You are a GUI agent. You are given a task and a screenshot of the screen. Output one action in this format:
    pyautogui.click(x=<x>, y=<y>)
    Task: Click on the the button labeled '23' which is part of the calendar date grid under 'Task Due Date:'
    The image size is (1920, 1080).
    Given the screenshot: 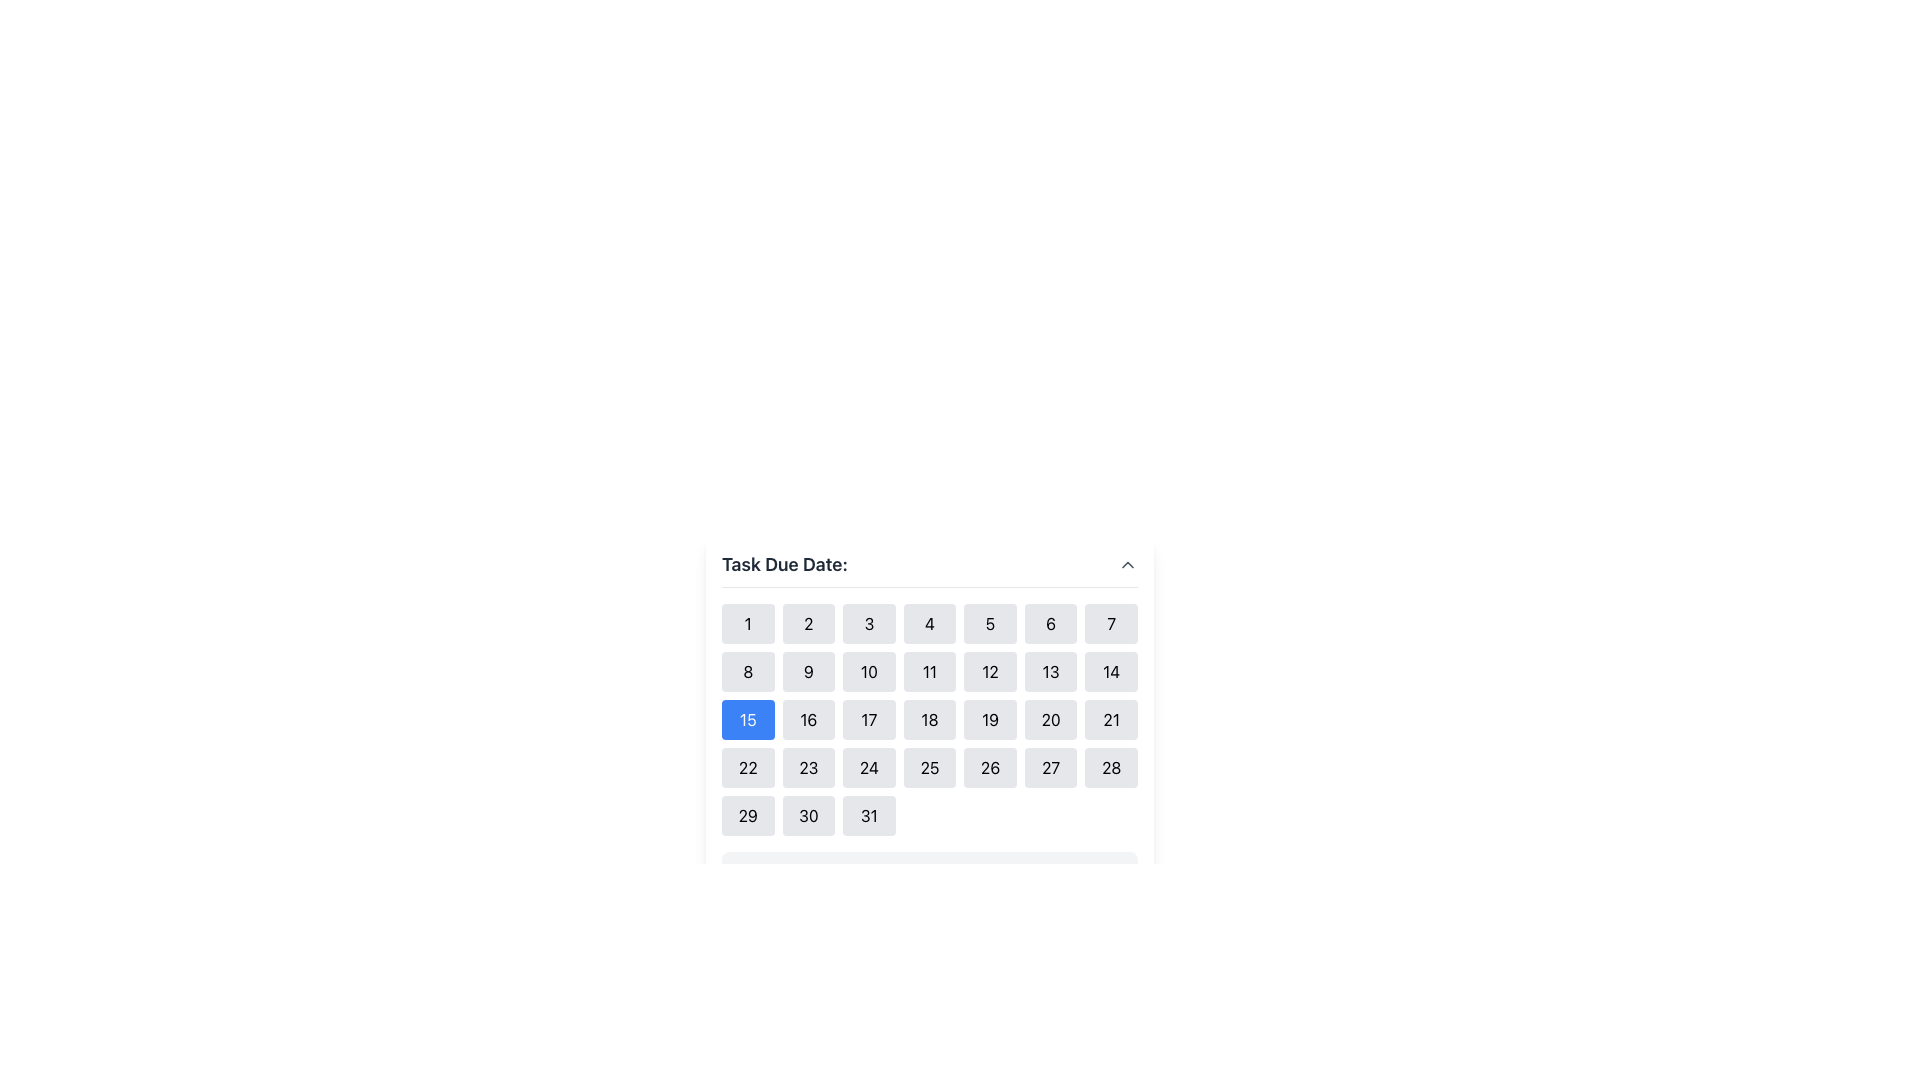 What is the action you would take?
    pyautogui.click(x=808, y=766)
    